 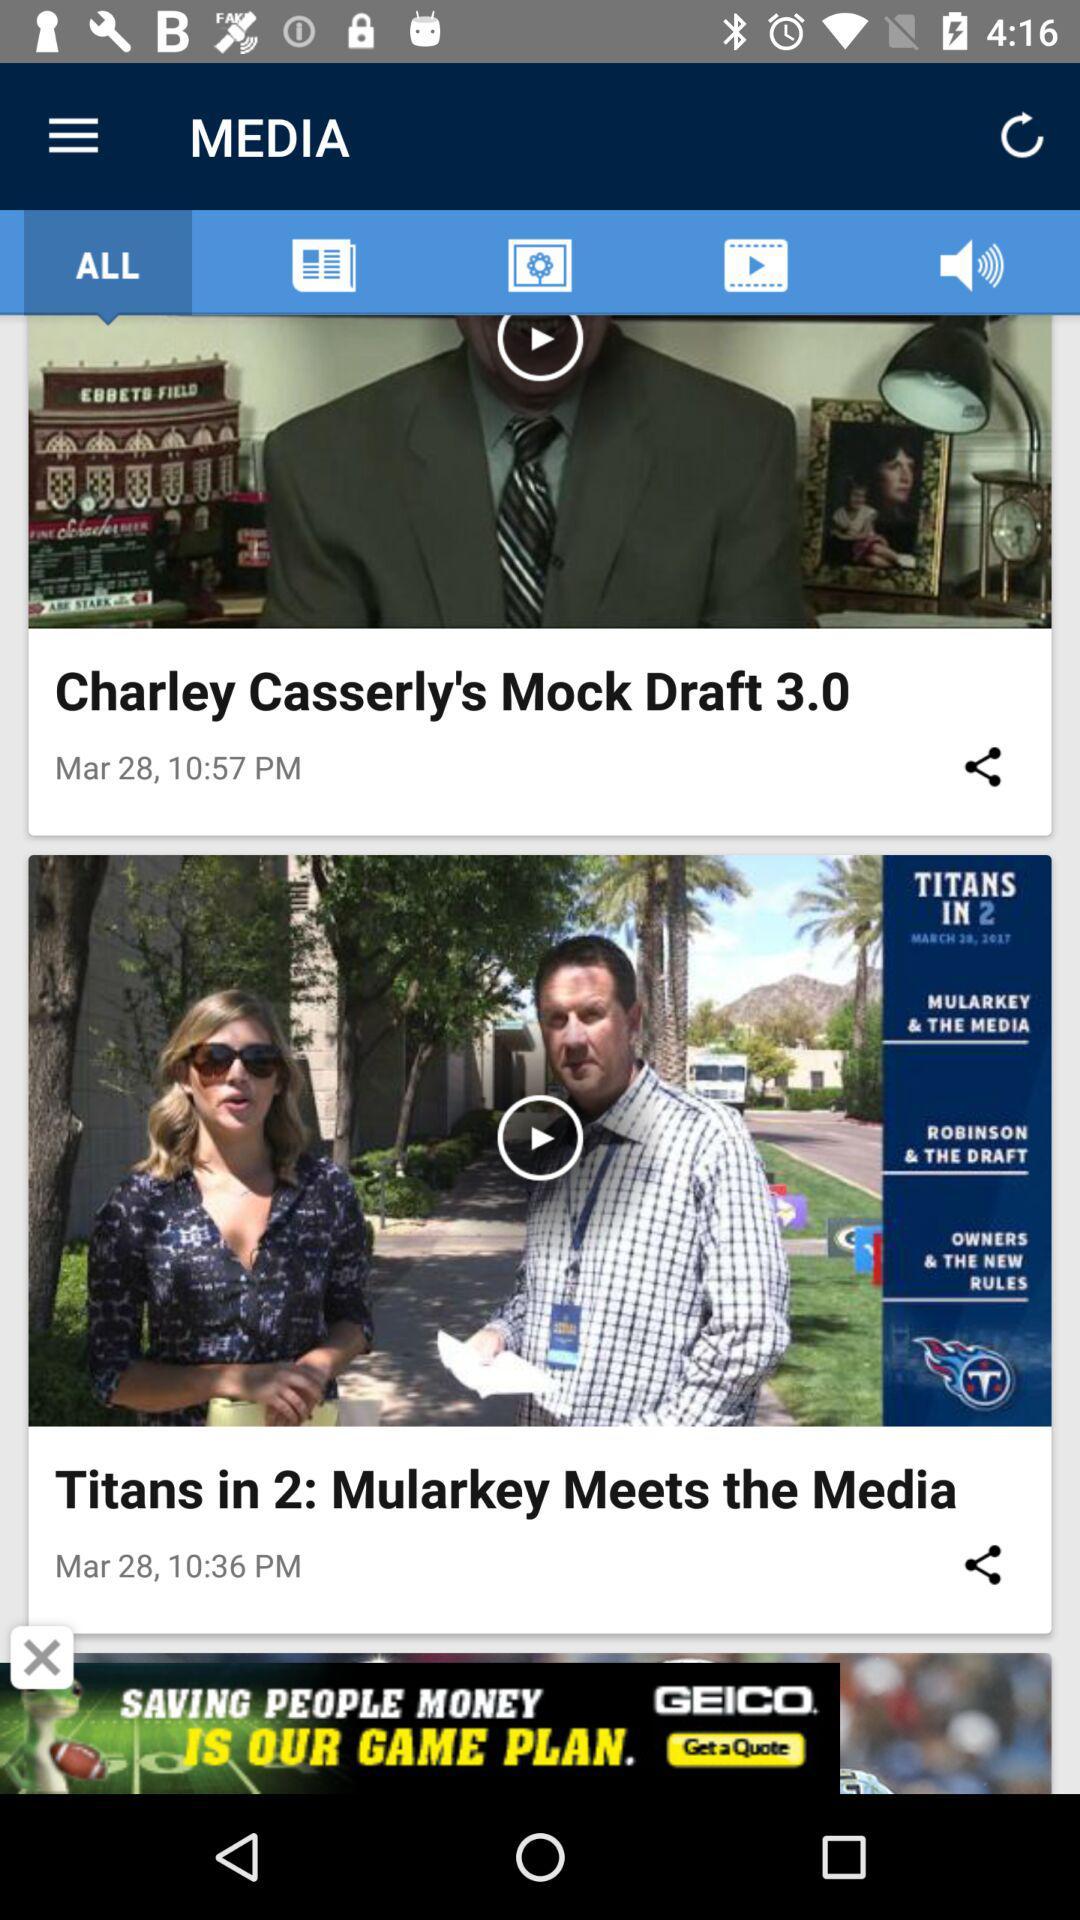 I want to click on item to the left of media icon, so click(x=72, y=135).